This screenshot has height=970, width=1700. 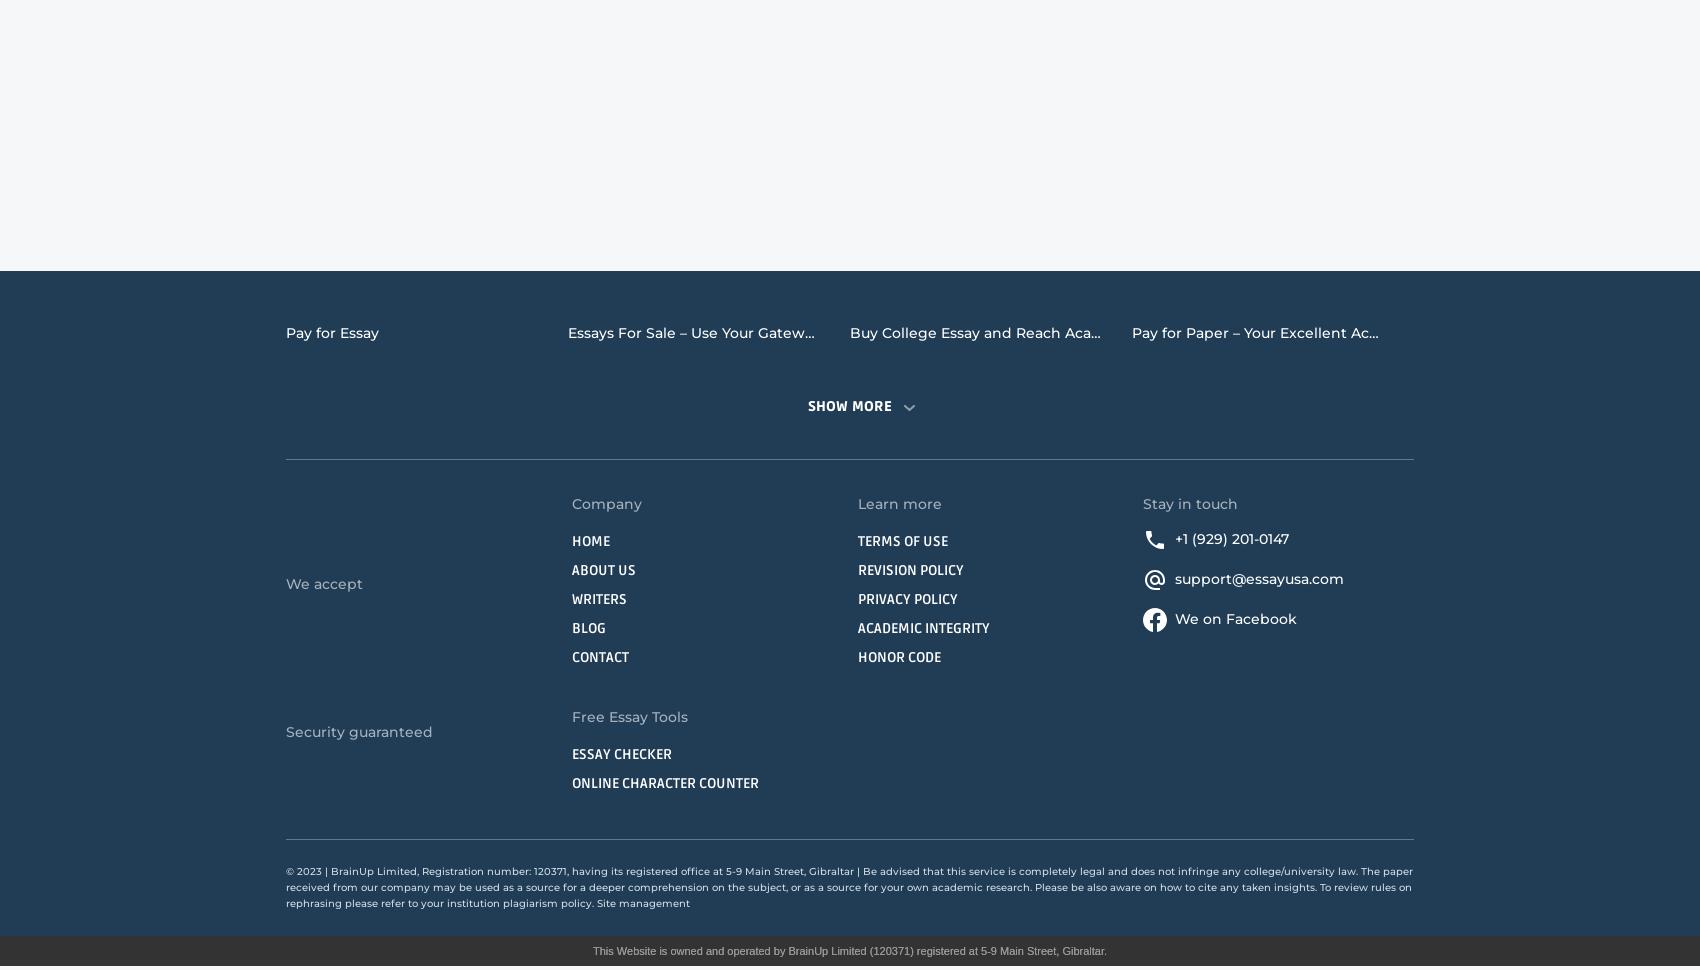 What do you see at coordinates (620, 752) in the screenshot?
I see `'Essay Checker'` at bounding box center [620, 752].